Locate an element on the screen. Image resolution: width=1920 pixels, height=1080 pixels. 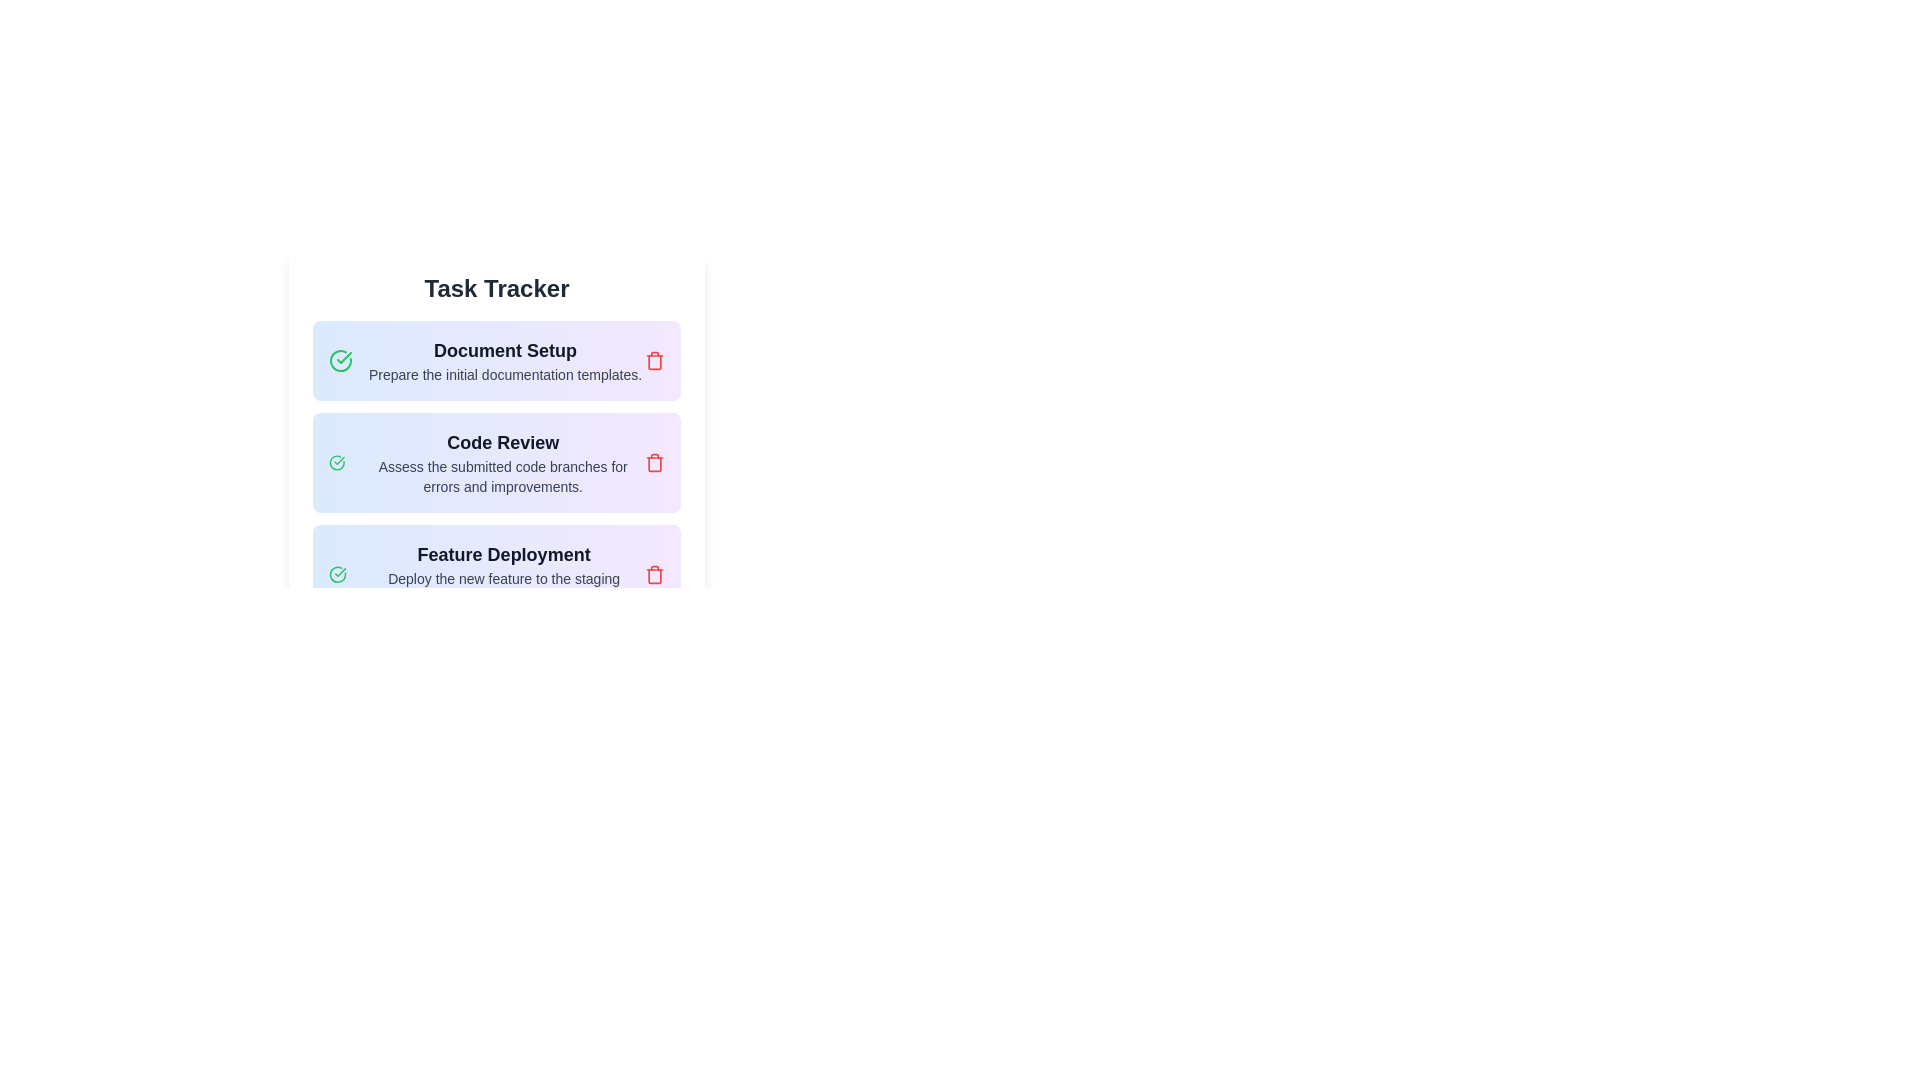
the Task item with the bold title 'Feature Deployment' which is located in the Task Tracker section, positioned below 'Code Review' and above the next task is located at coordinates (486, 574).